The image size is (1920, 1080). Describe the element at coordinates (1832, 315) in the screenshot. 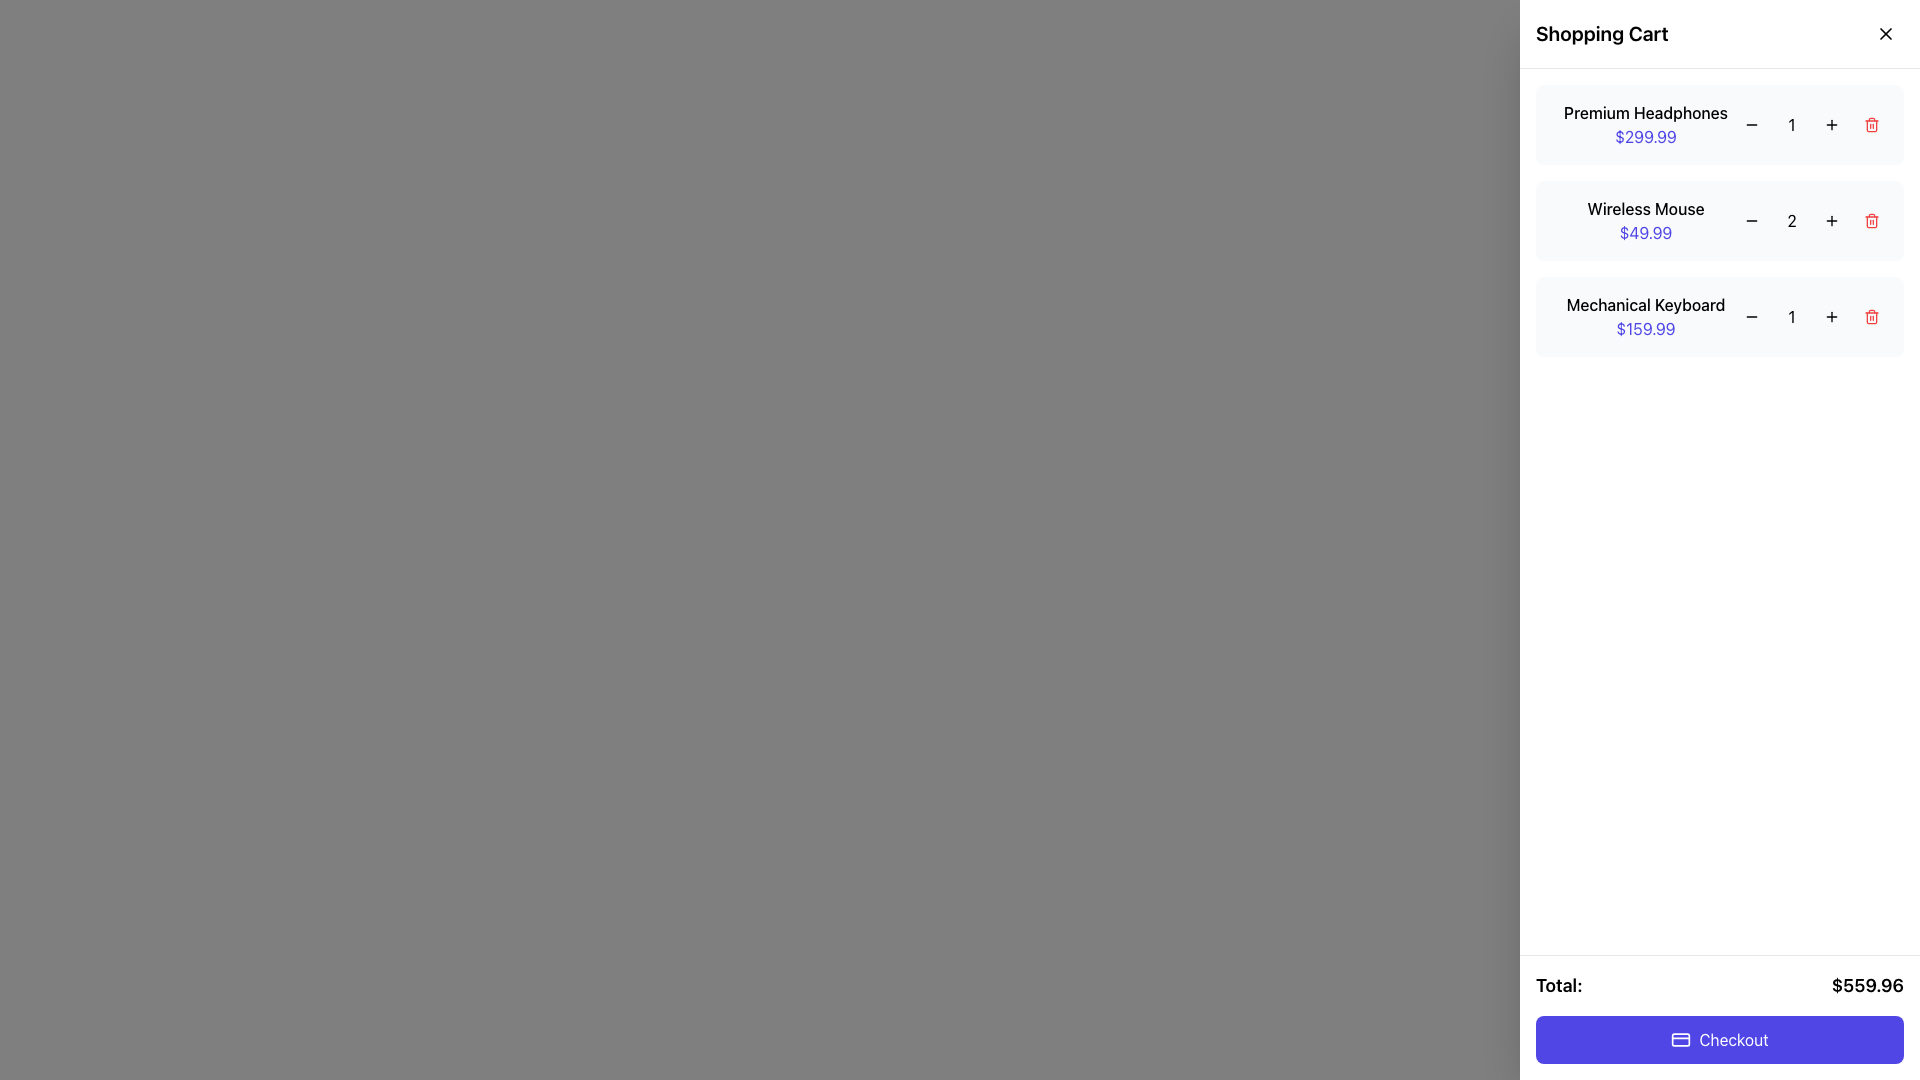

I see `the increment button located to the right of the numeric value '1' for the 'Mechanical Keyboard' in the shopping cart to increase the item's quantity` at that location.